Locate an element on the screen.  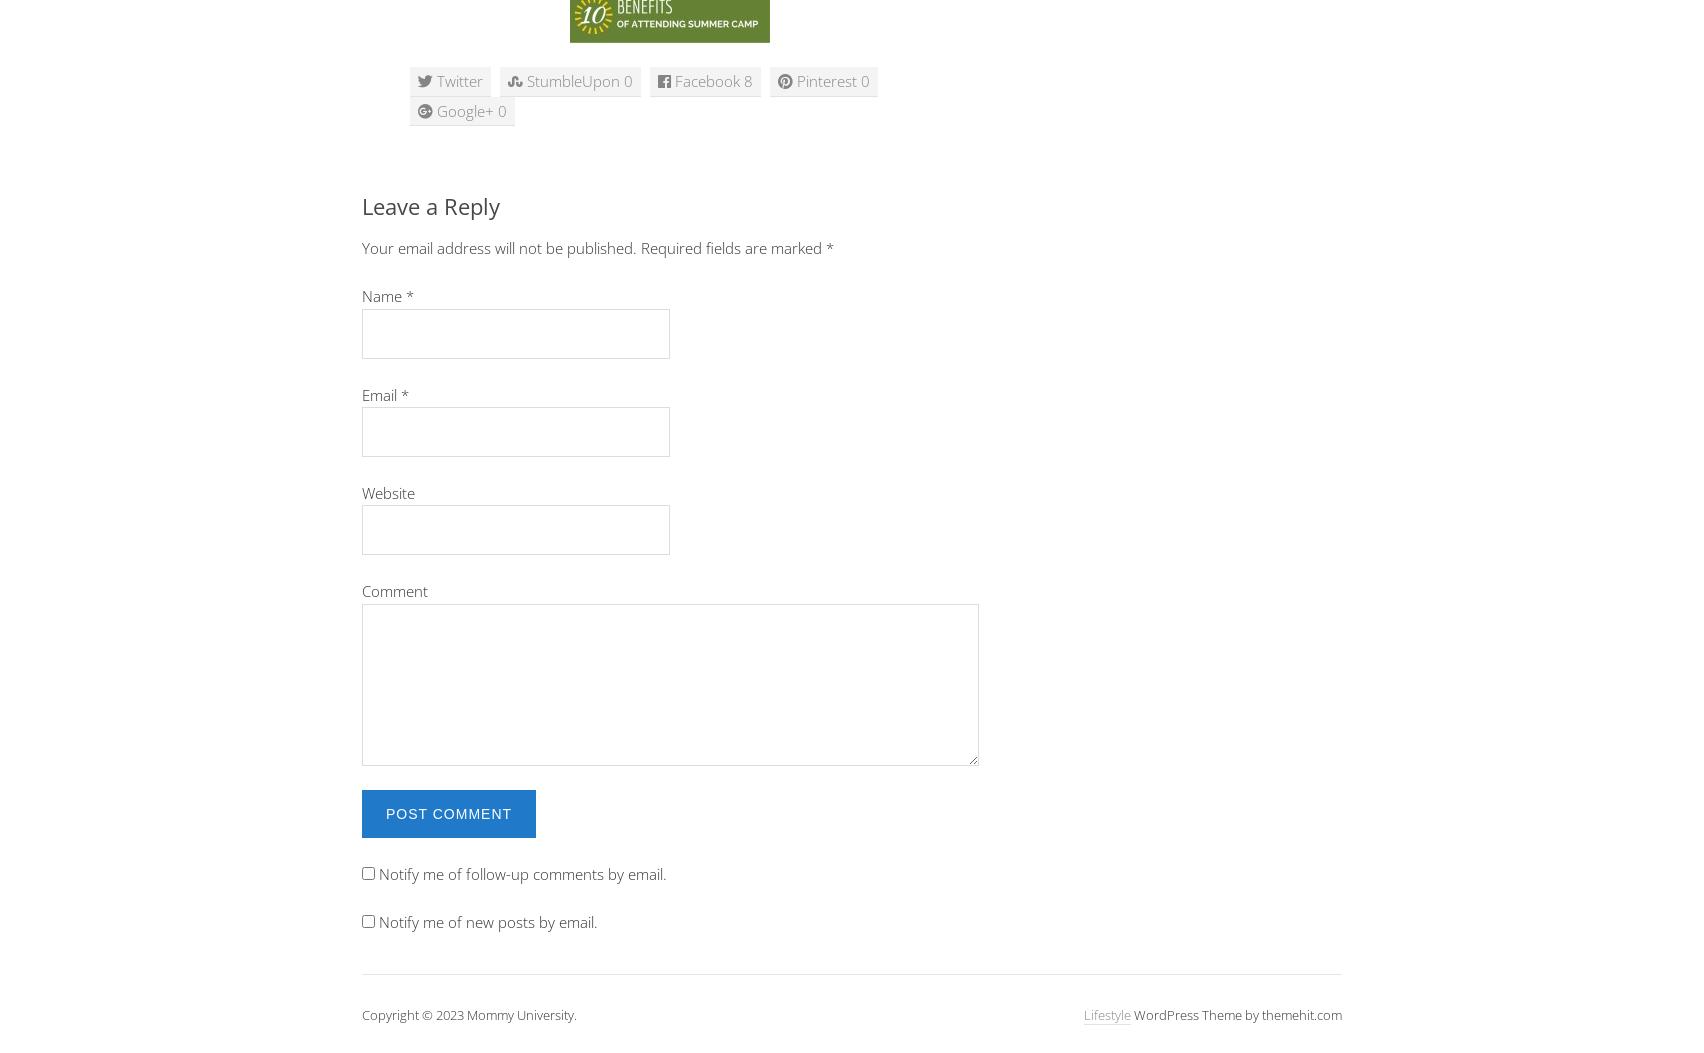
'StumbleUpon' is located at coordinates (573, 79).